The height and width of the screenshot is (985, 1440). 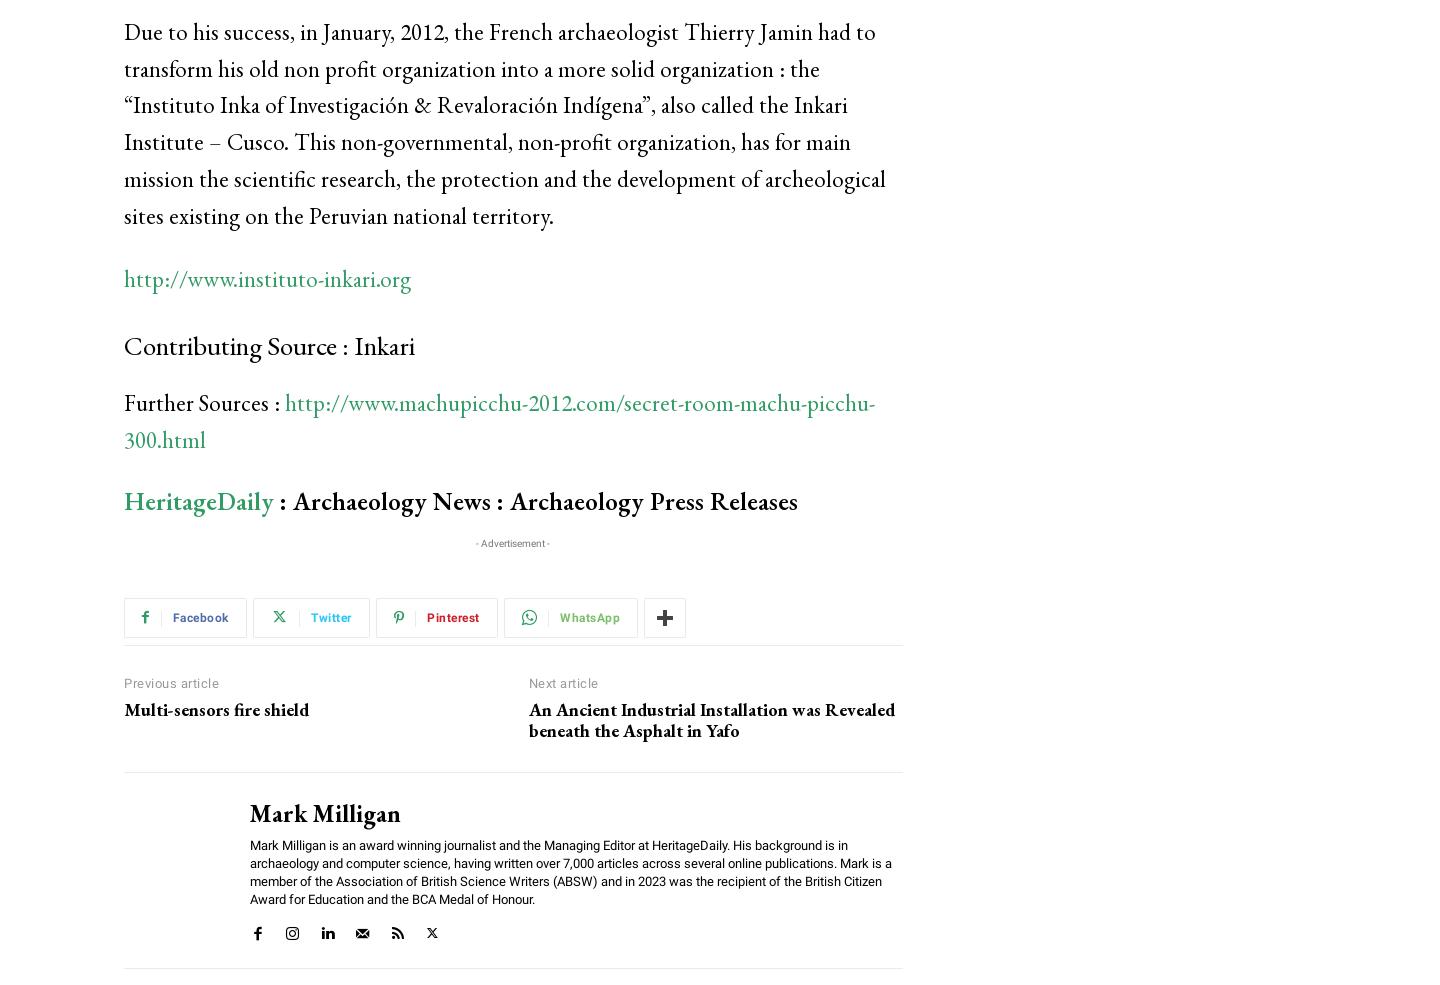 I want to click on 'http://www.machupicchu-2012.com/secret-room-machu-picchu-300.html', so click(x=498, y=420).